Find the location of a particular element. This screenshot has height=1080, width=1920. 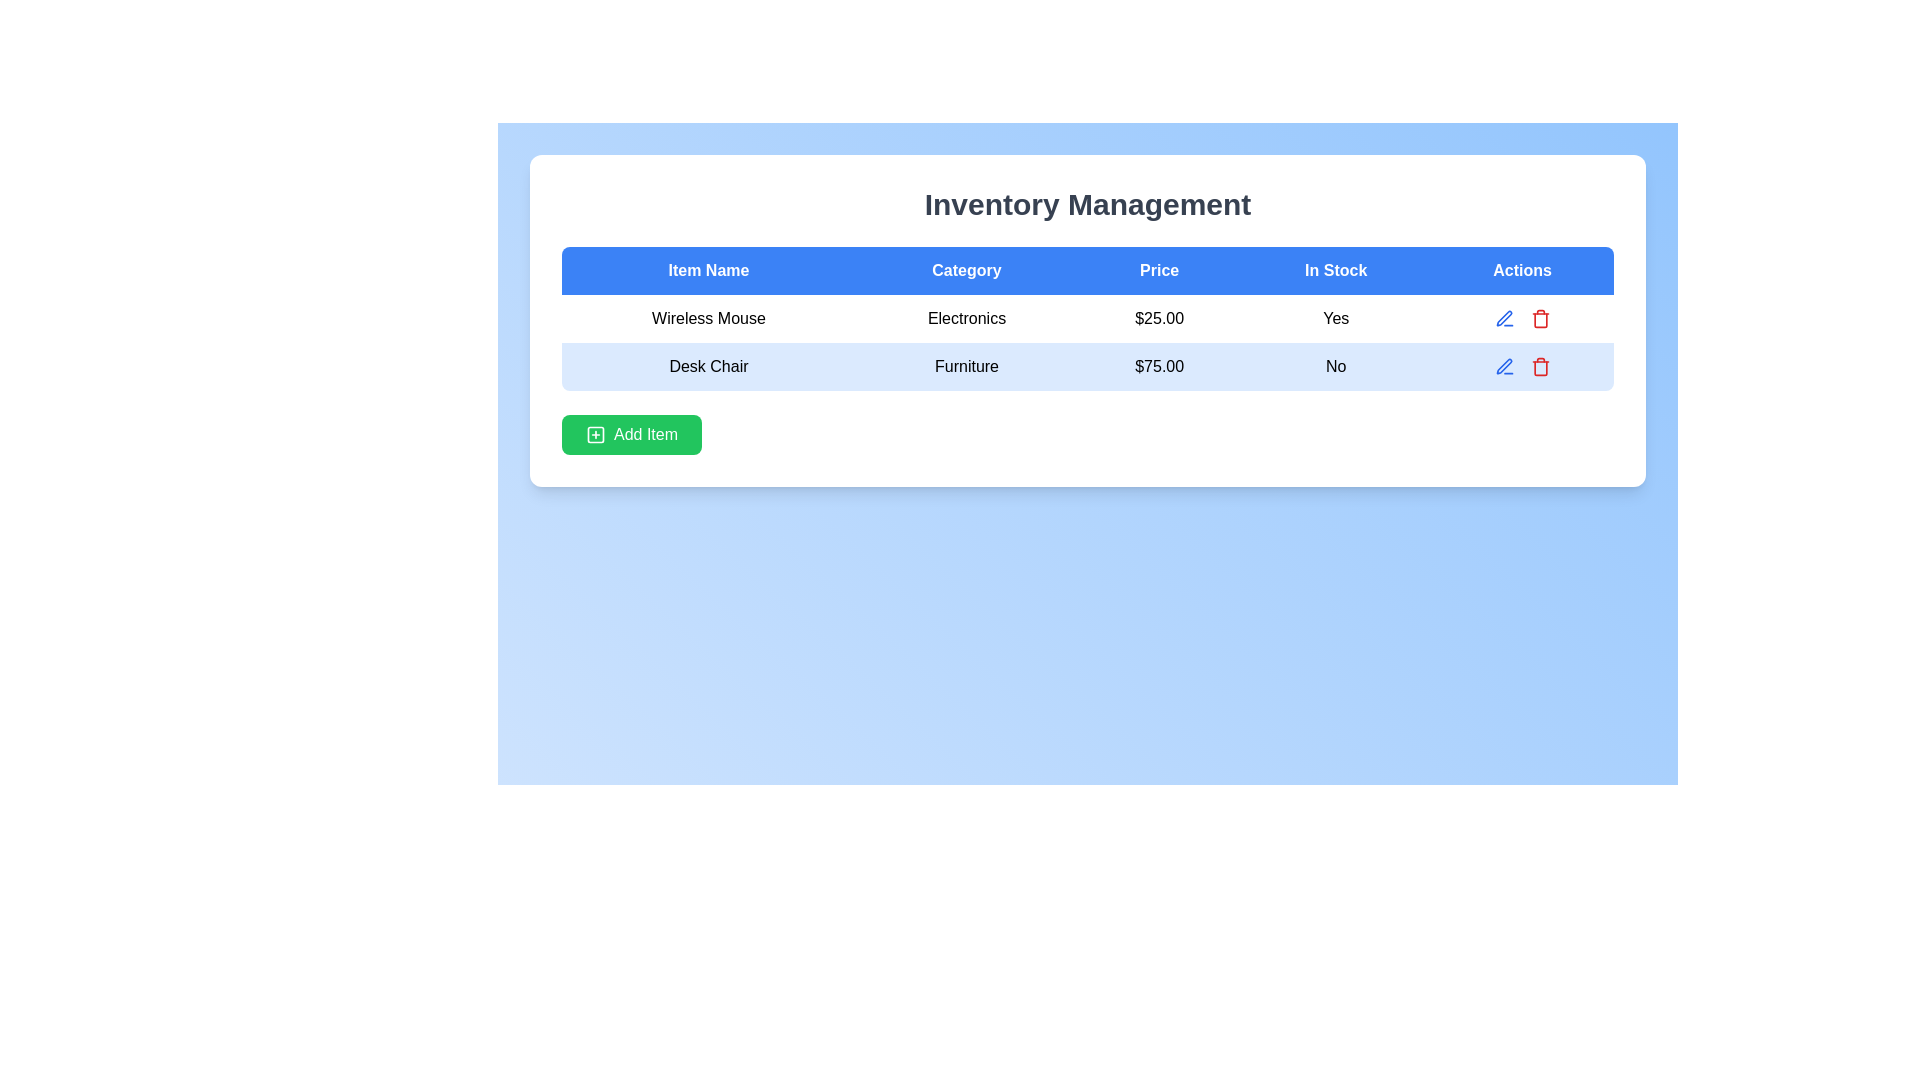

the delete button in the 'Actions' column of the row for 'Desk Chair' to initiate the delete operation is located at coordinates (1539, 318).